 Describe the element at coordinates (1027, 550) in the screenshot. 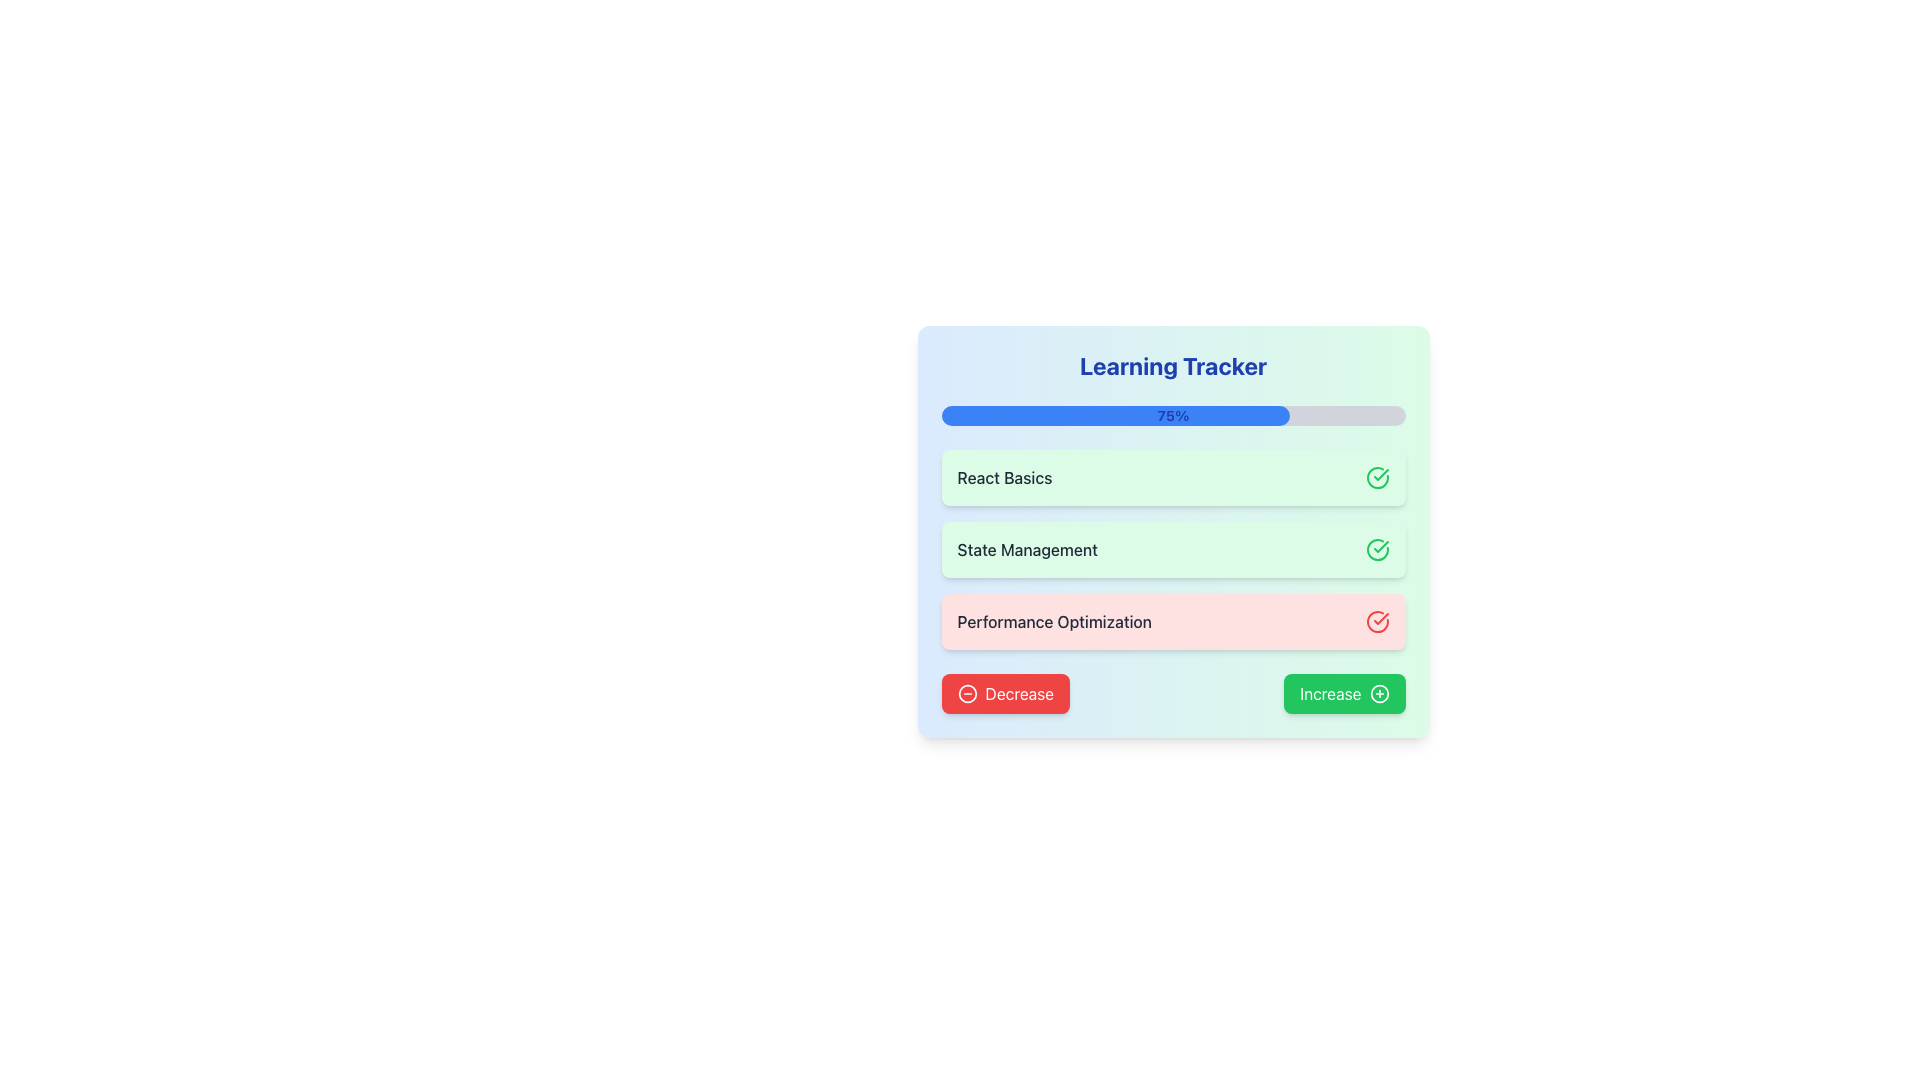

I see `text label element displaying 'State Management', which is styled in grayish-black color and located within a green-highlighted section, positioned between 'React Basics' and 'Performance Optimization'` at that location.